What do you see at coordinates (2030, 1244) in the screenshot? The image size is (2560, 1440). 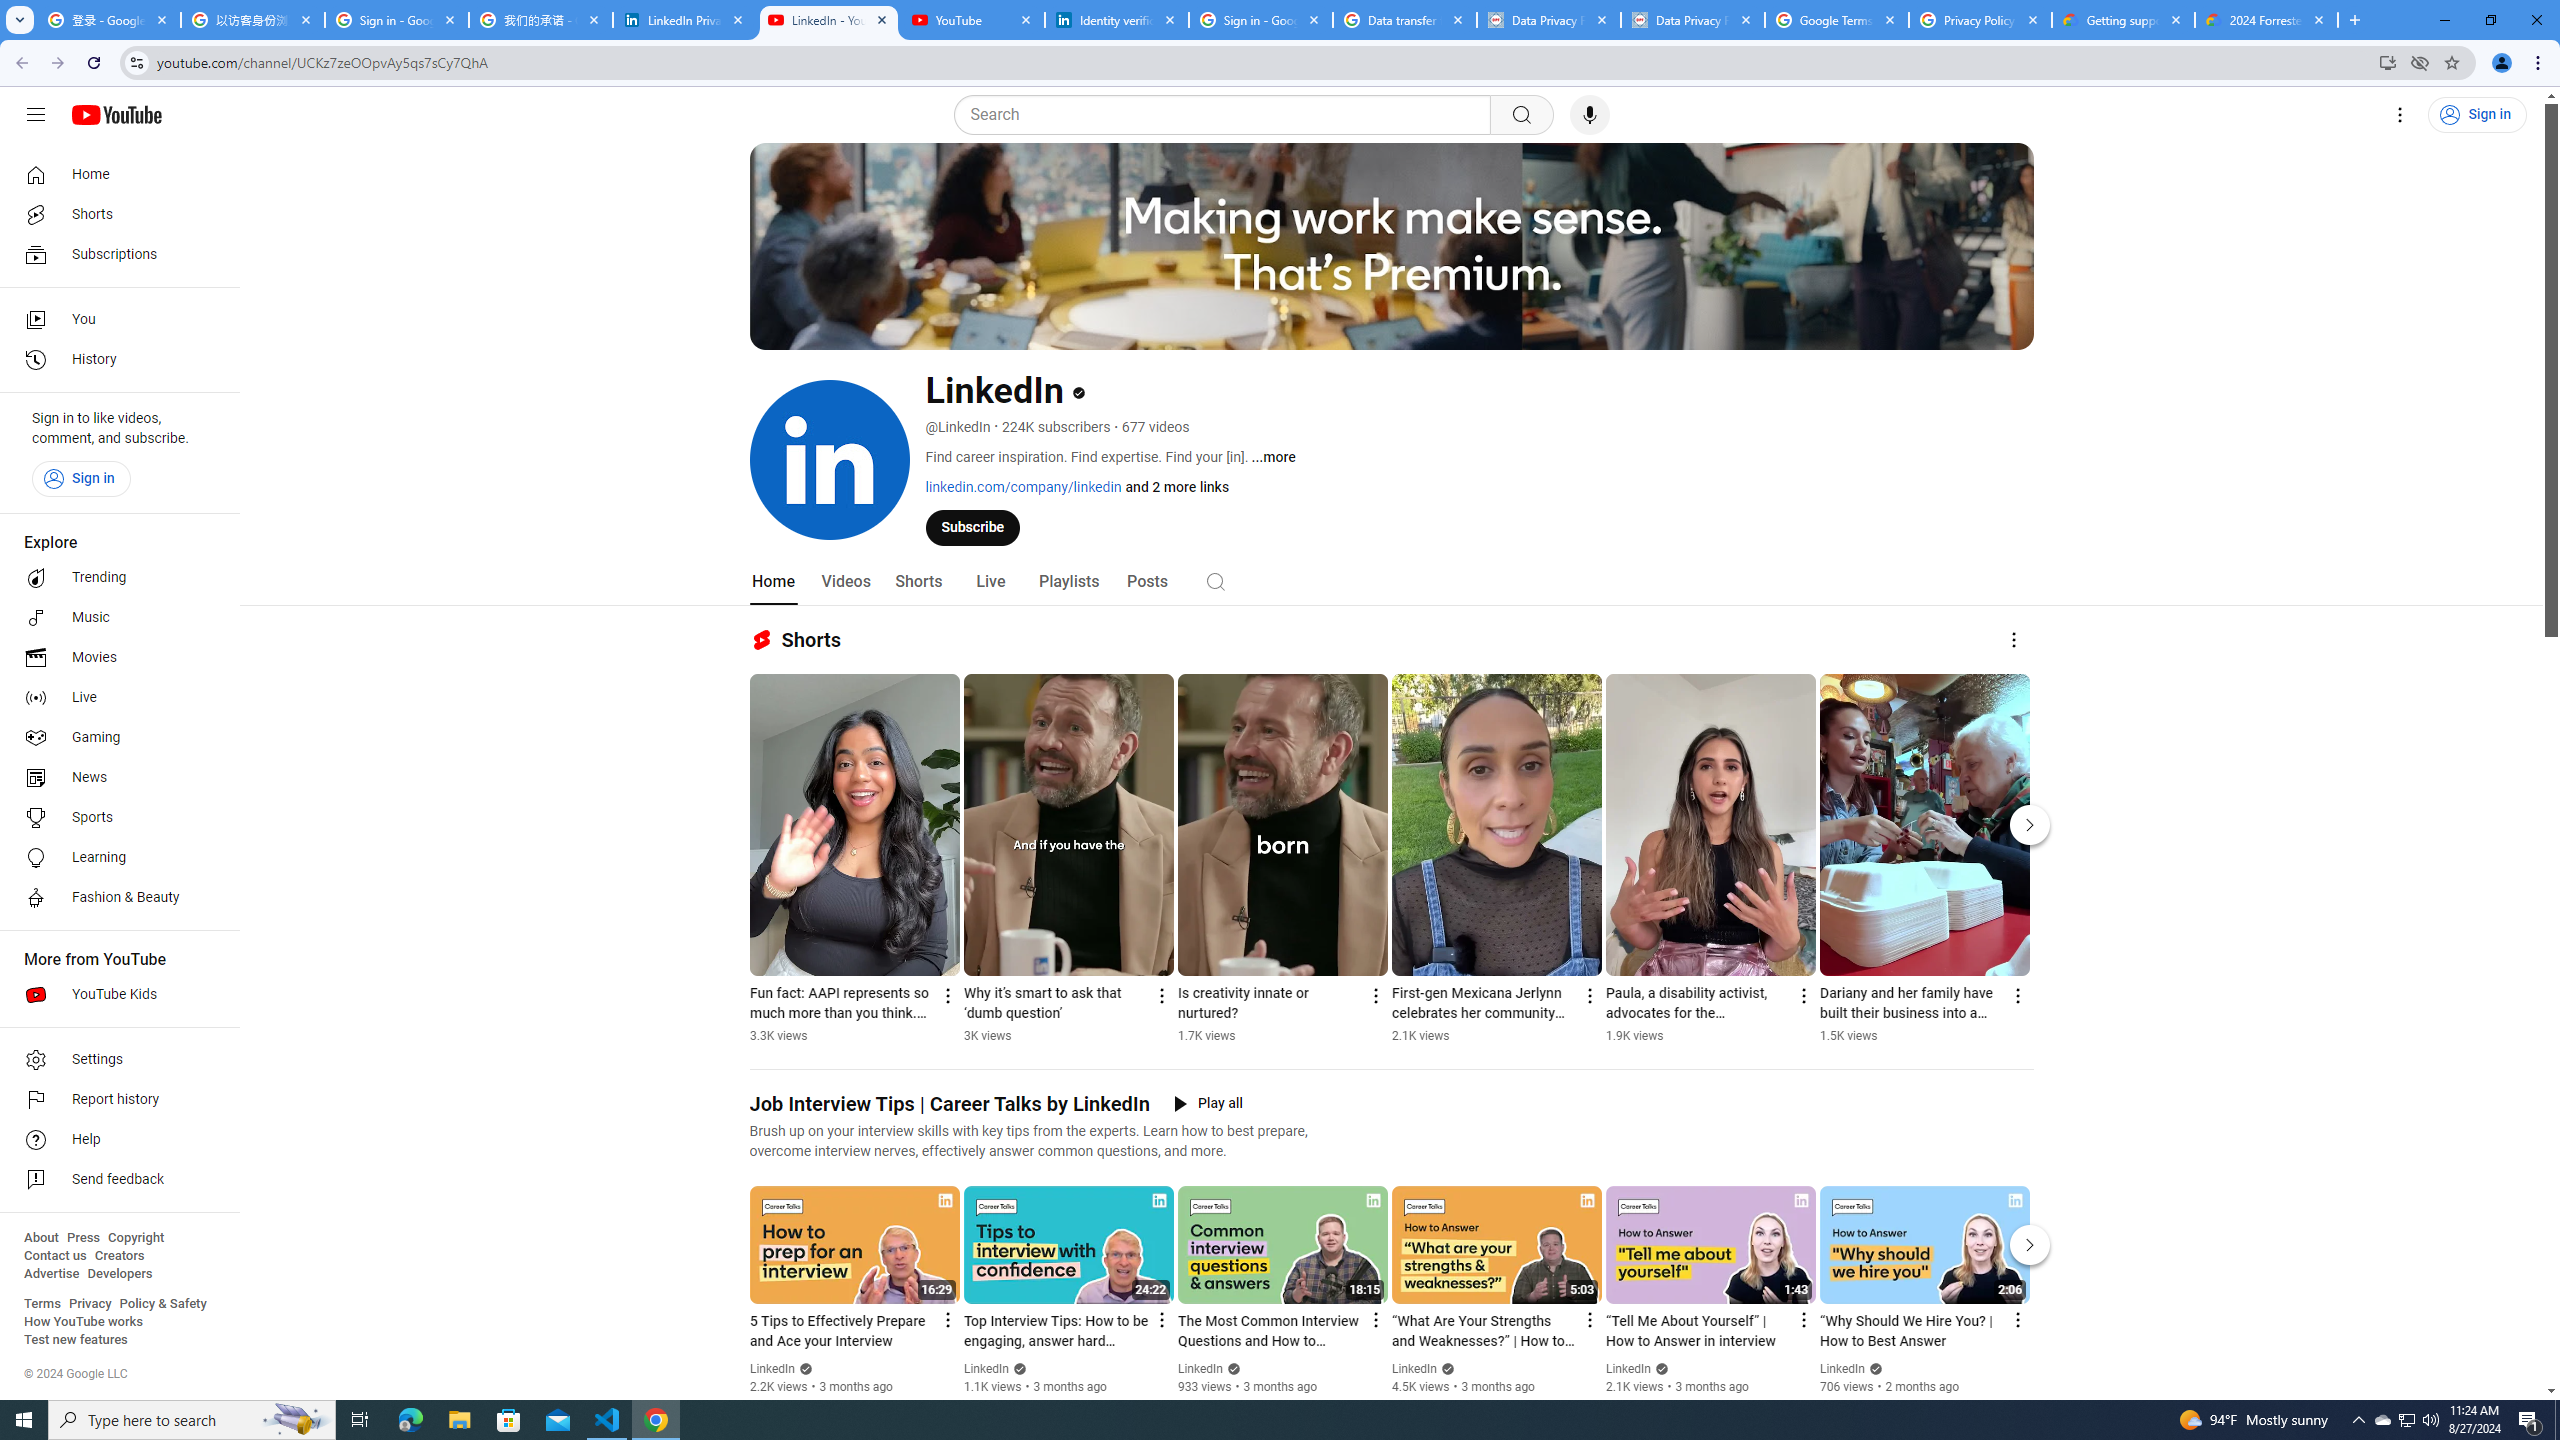 I see `'Next'` at bounding box center [2030, 1244].